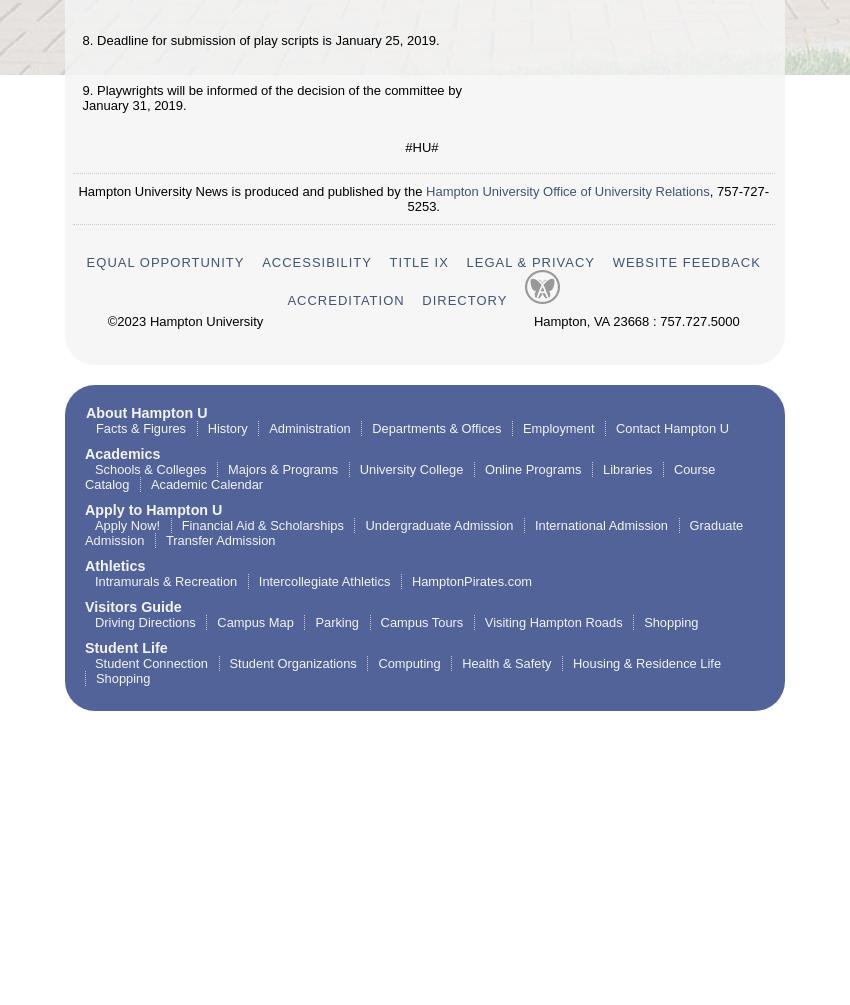 The width and height of the screenshot is (850, 1005). Describe the element at coordinates (270, 96) in the screenshot. I see `'9. Playwrights will be informed of the decision of the committee by January 31, 2019.'` at that location.